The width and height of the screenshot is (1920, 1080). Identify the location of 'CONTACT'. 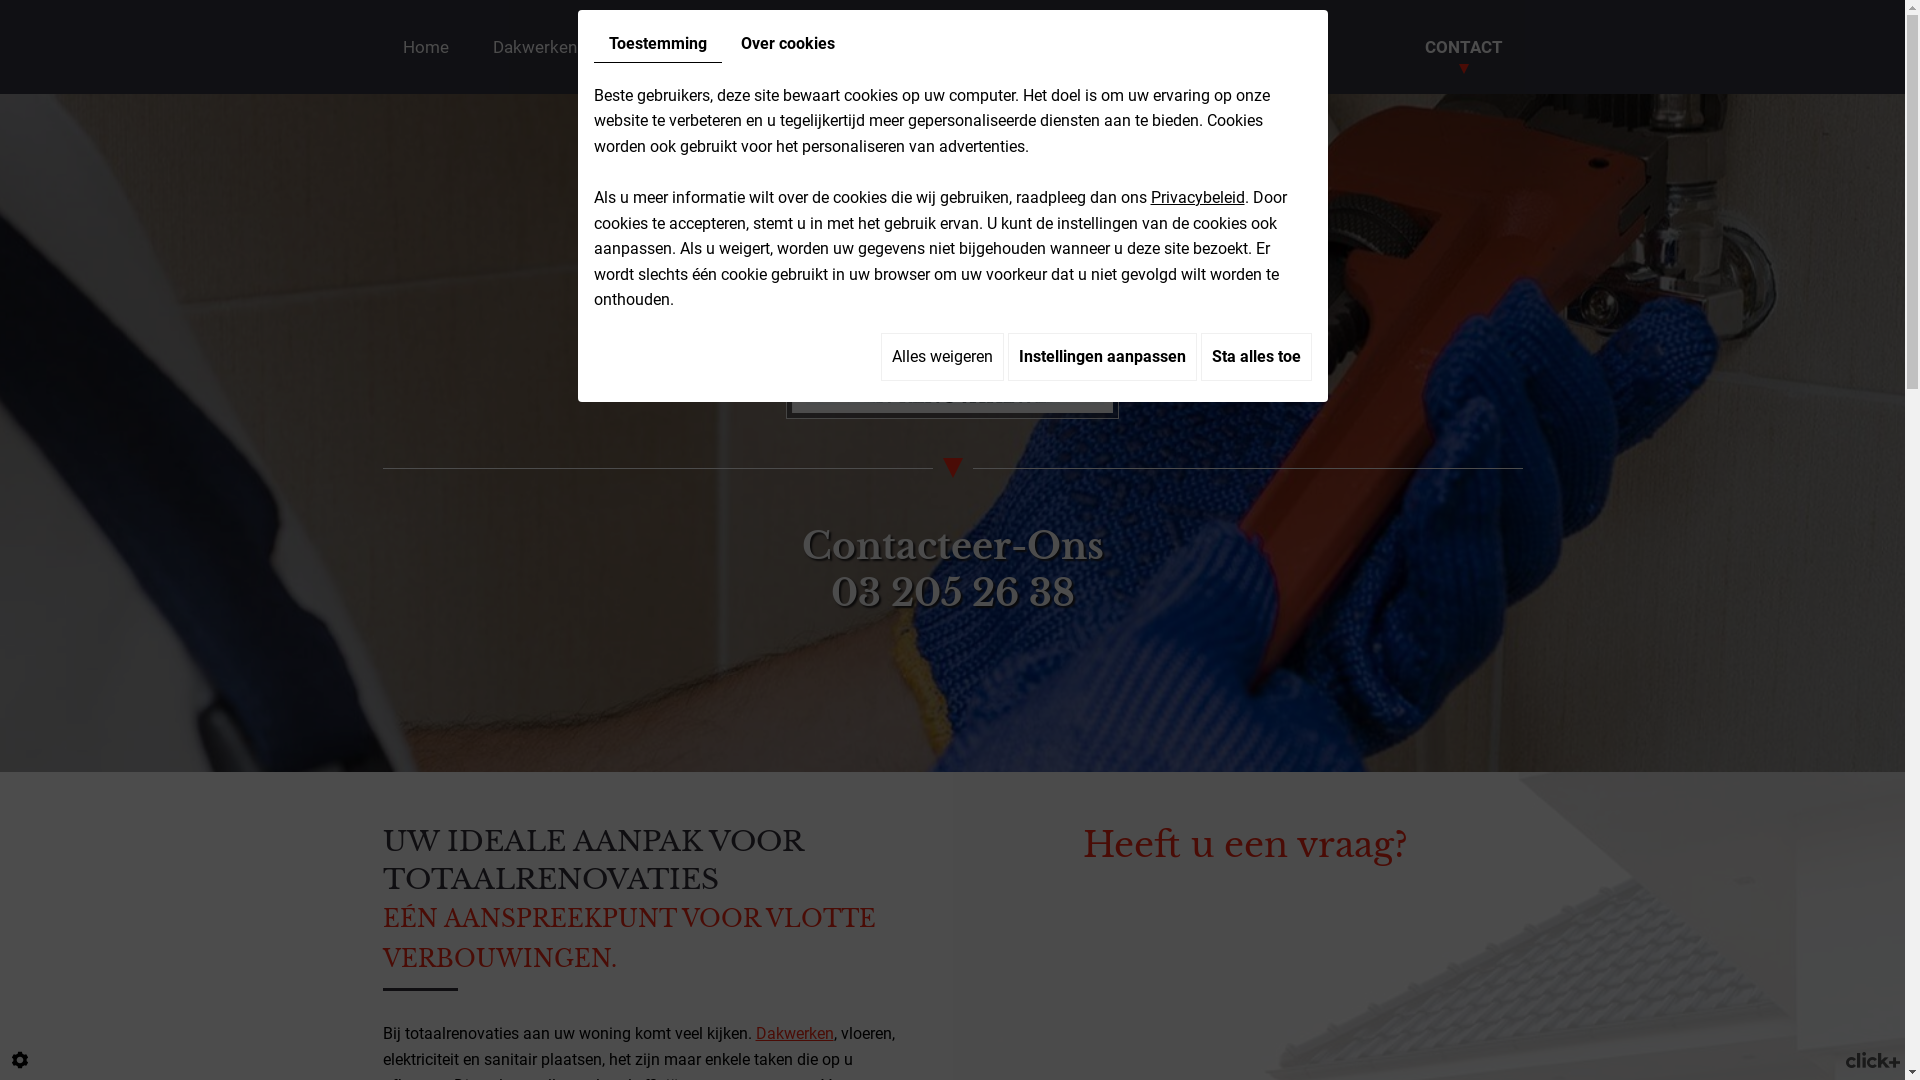
(1463, 45).